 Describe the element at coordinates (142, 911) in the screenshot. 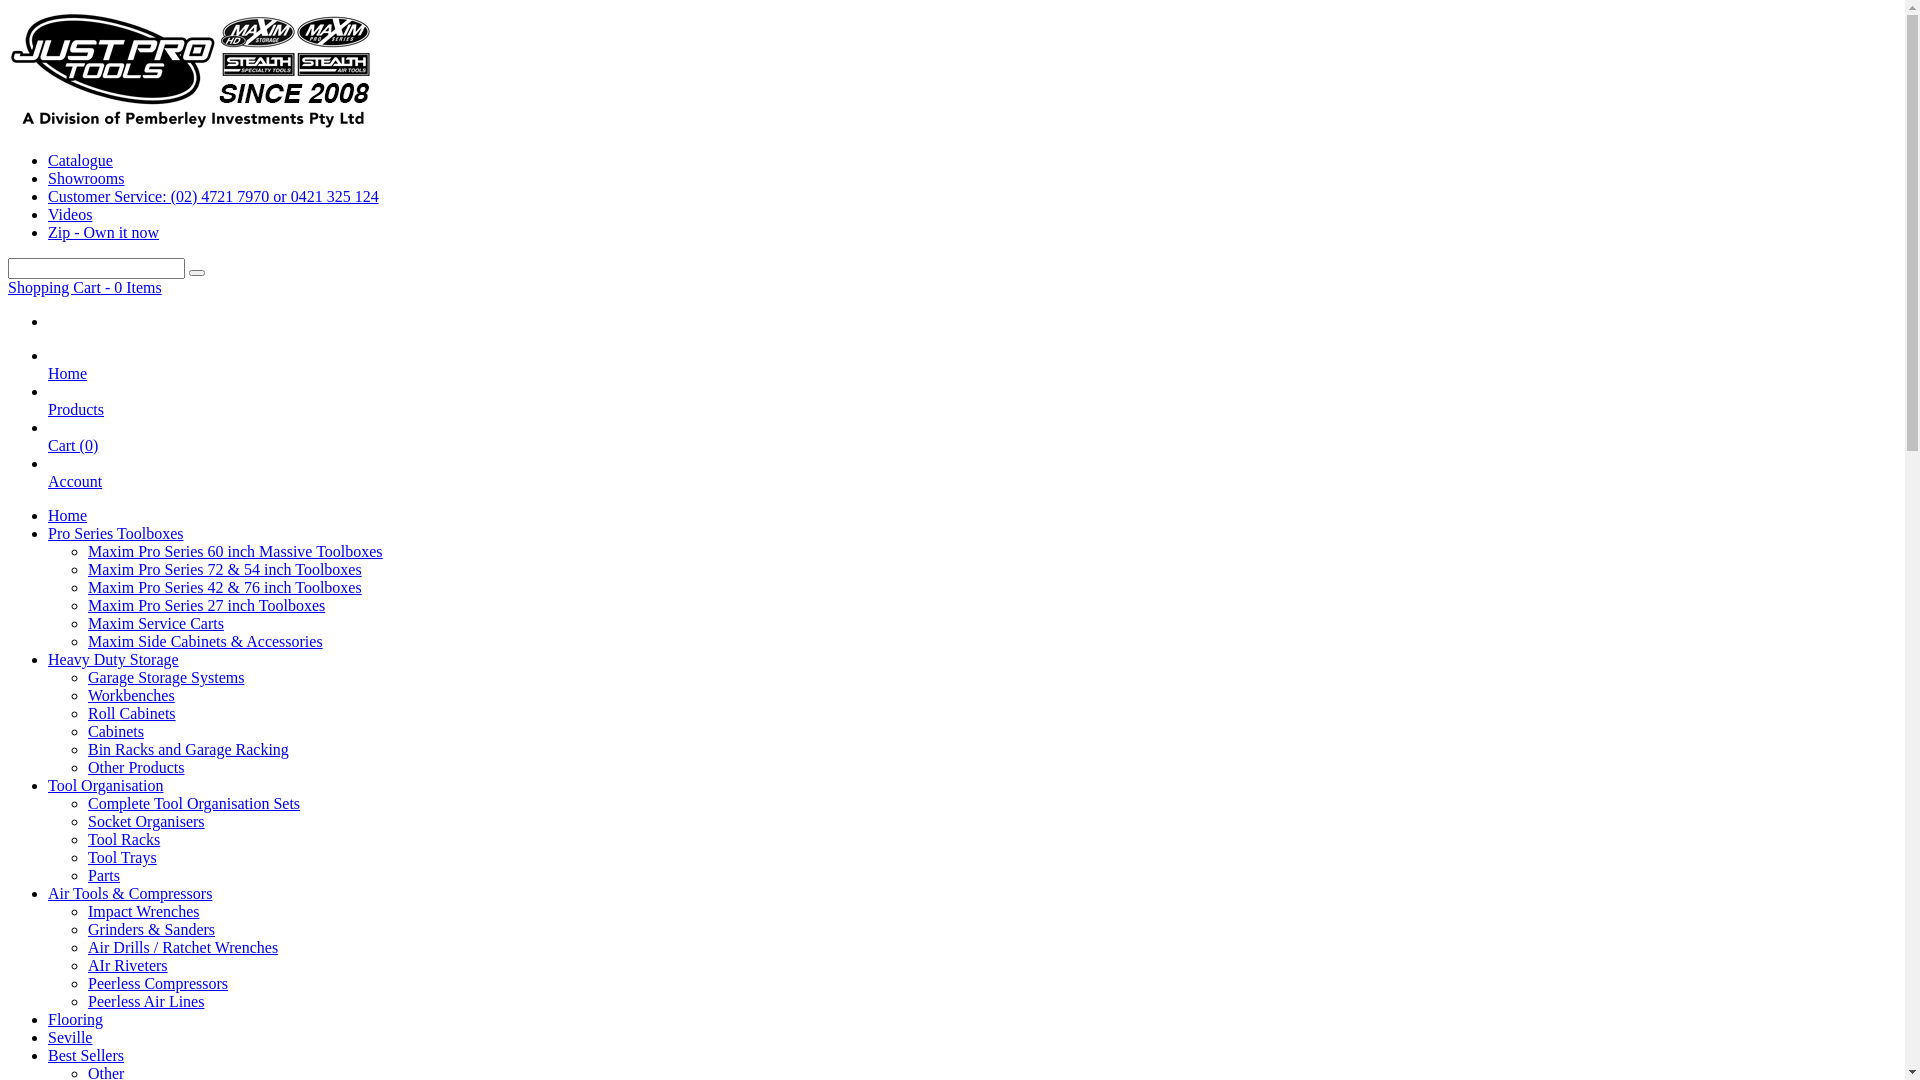

I see `'Impact Wrenches'` at that location.